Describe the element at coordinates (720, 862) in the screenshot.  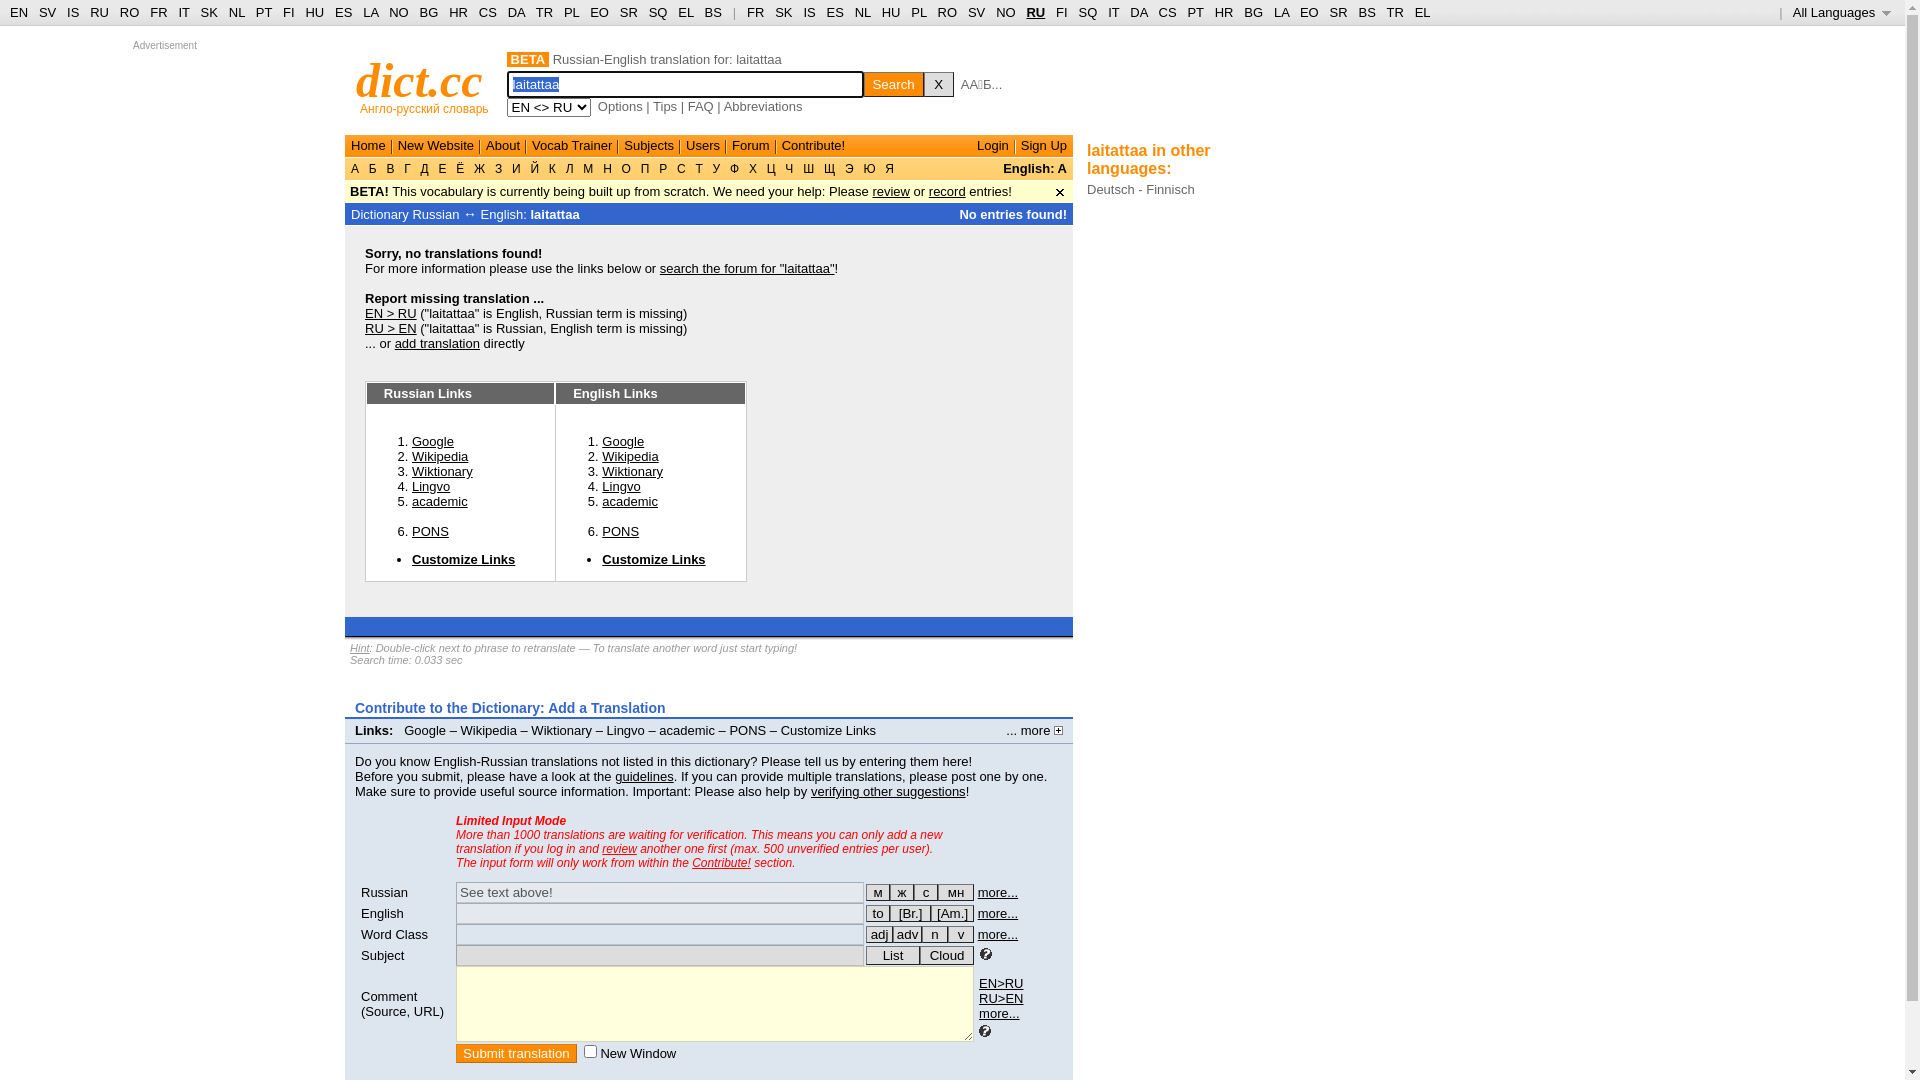
I see `'Contribute!'` at that location.